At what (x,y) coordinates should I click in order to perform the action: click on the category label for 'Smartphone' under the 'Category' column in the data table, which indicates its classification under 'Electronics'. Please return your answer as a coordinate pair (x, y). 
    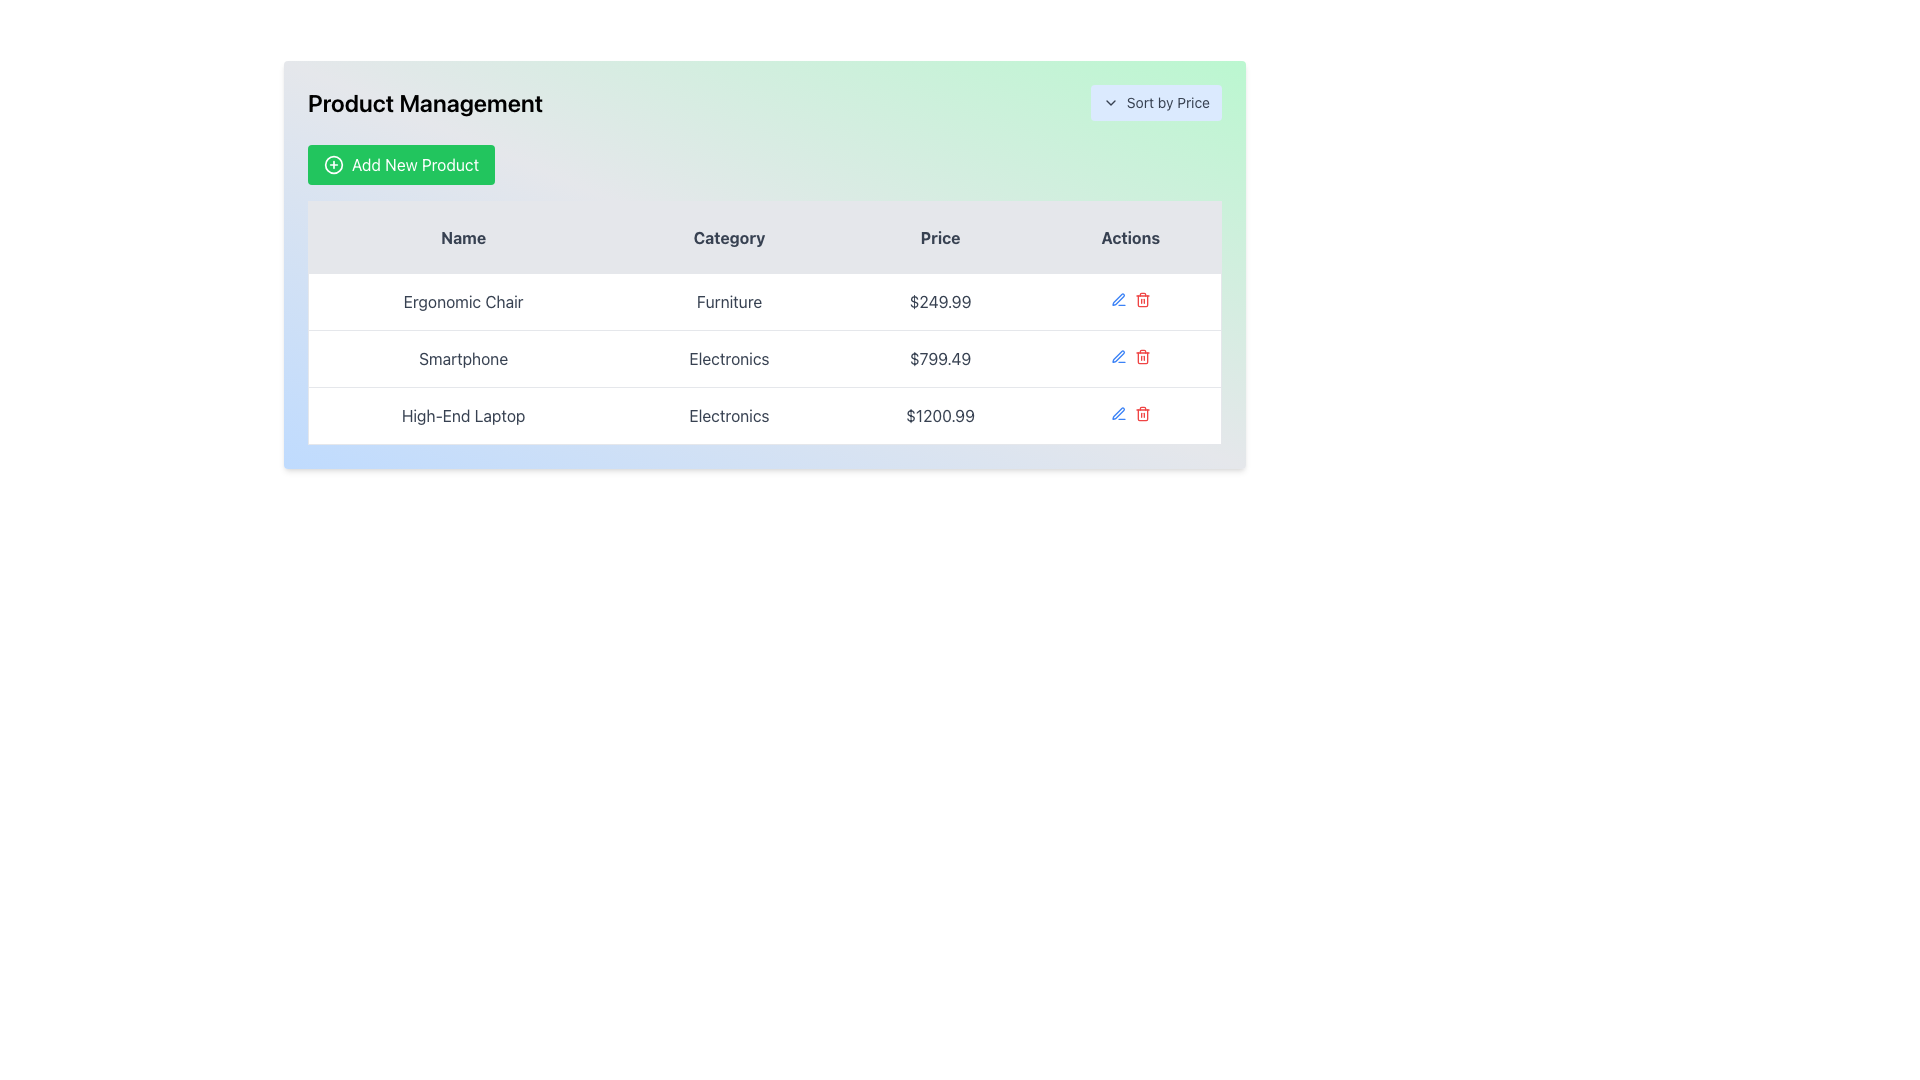
    Looking at the image, I should click on (728, 357).